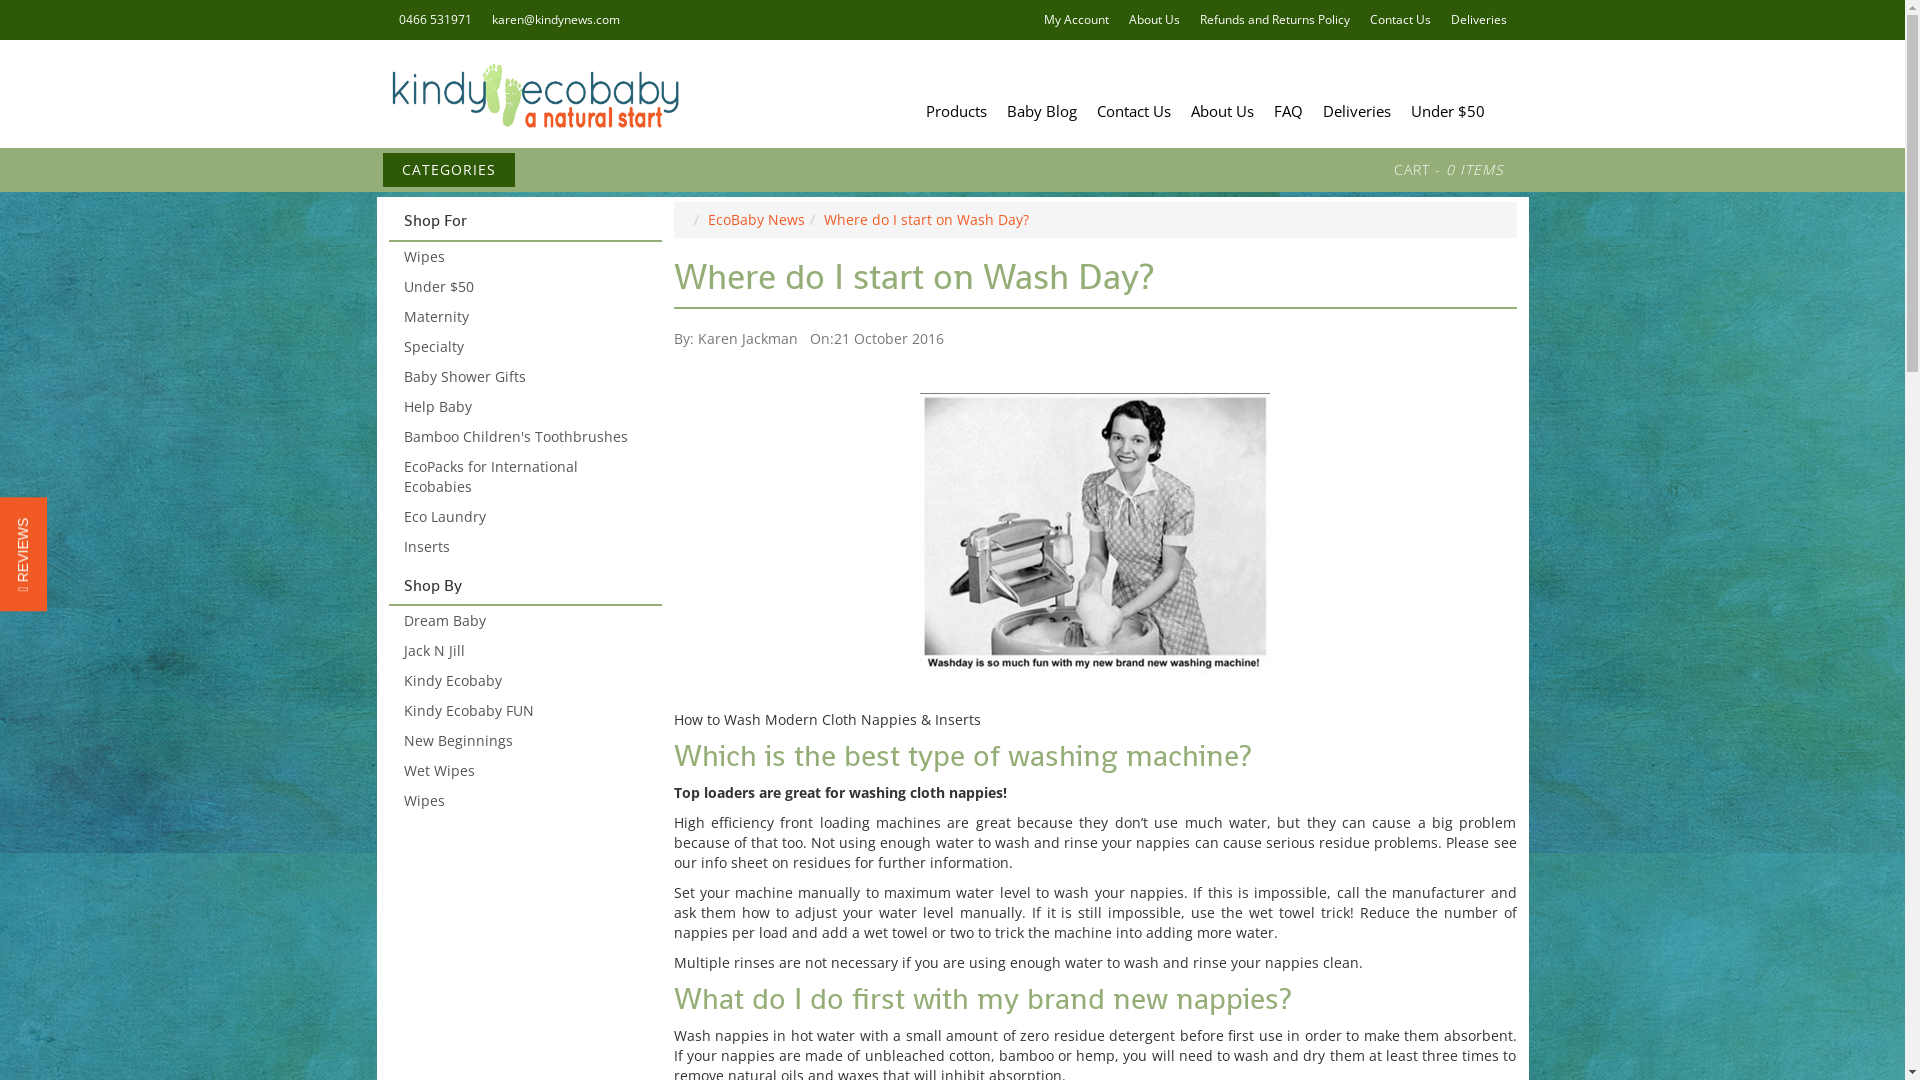 The width and height of the screenshot is (1920, 1080). What do you see at coordinates (708, 219) in the screenshot?
I see `'EcoBaby News'` at bounding box center [708, 219].